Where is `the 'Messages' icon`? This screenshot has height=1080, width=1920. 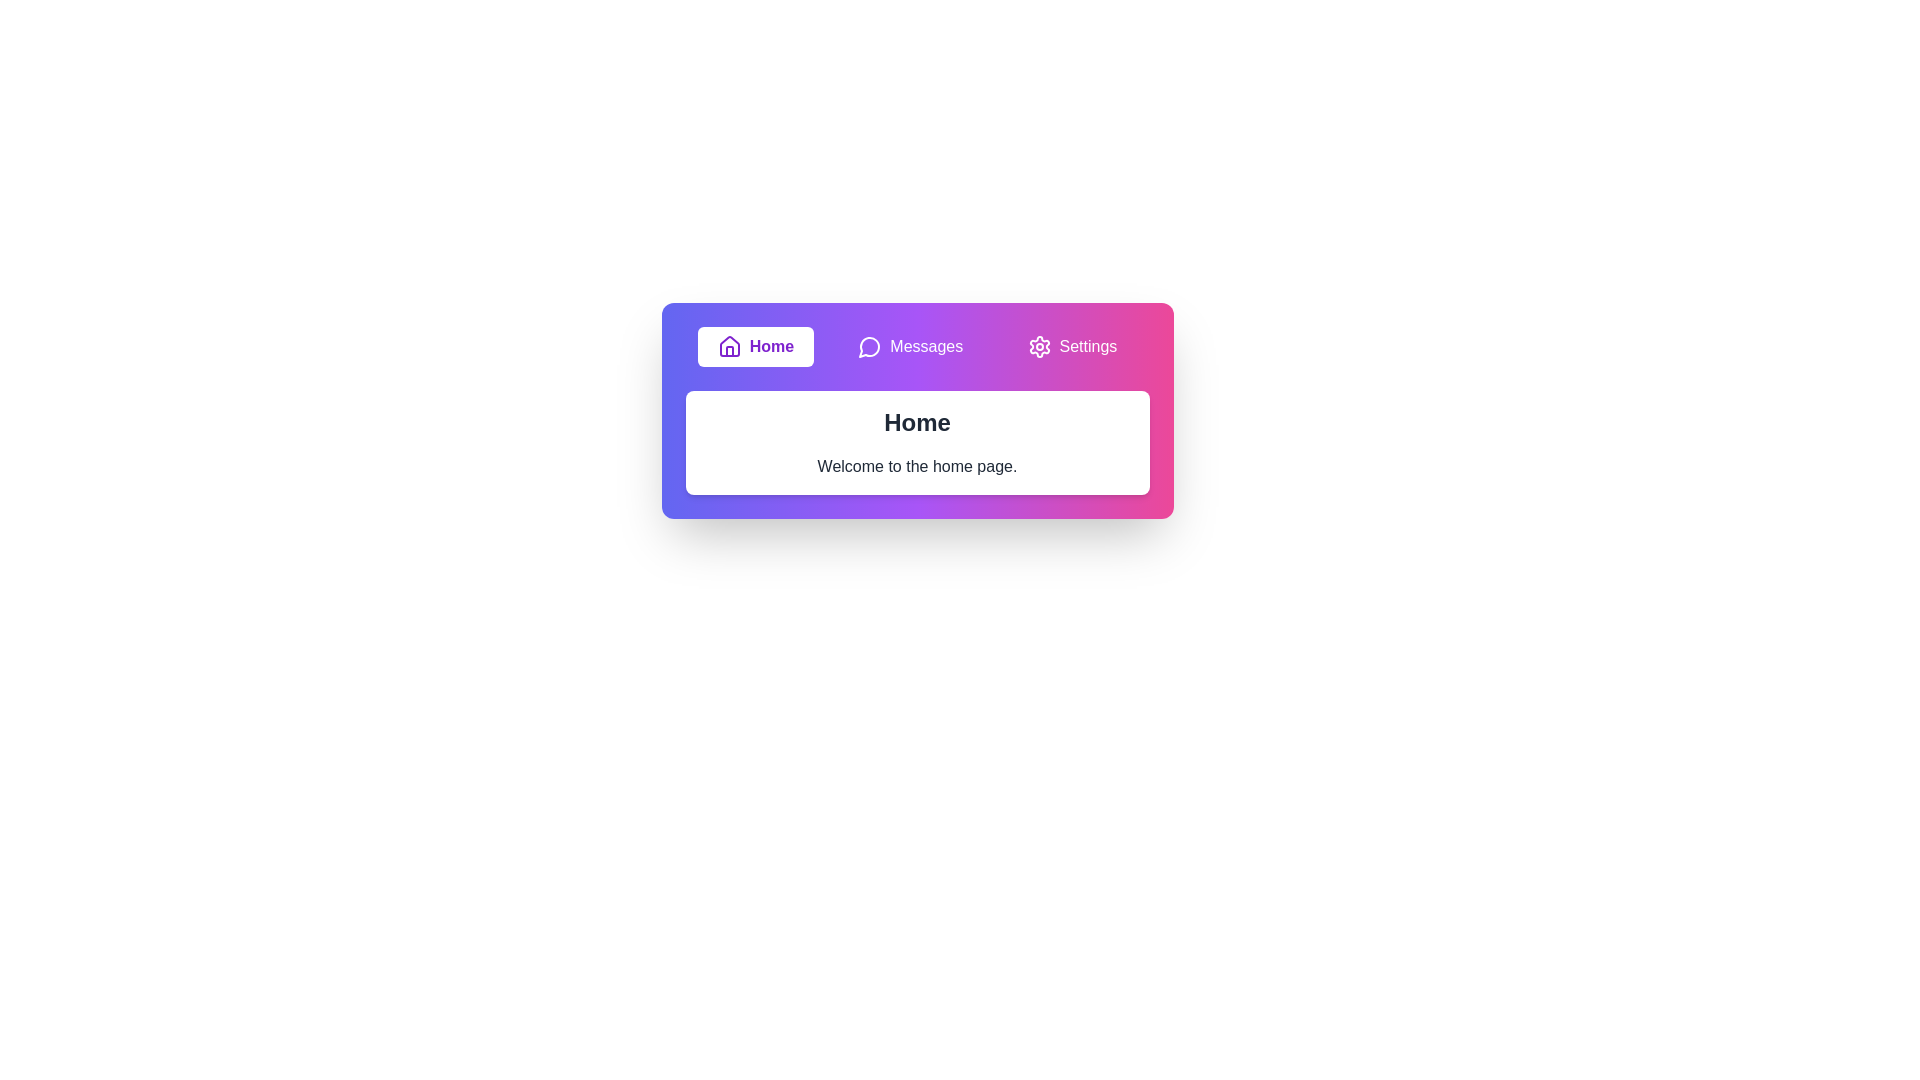 the 'Messages' icon is located at coordinates (870, 346).